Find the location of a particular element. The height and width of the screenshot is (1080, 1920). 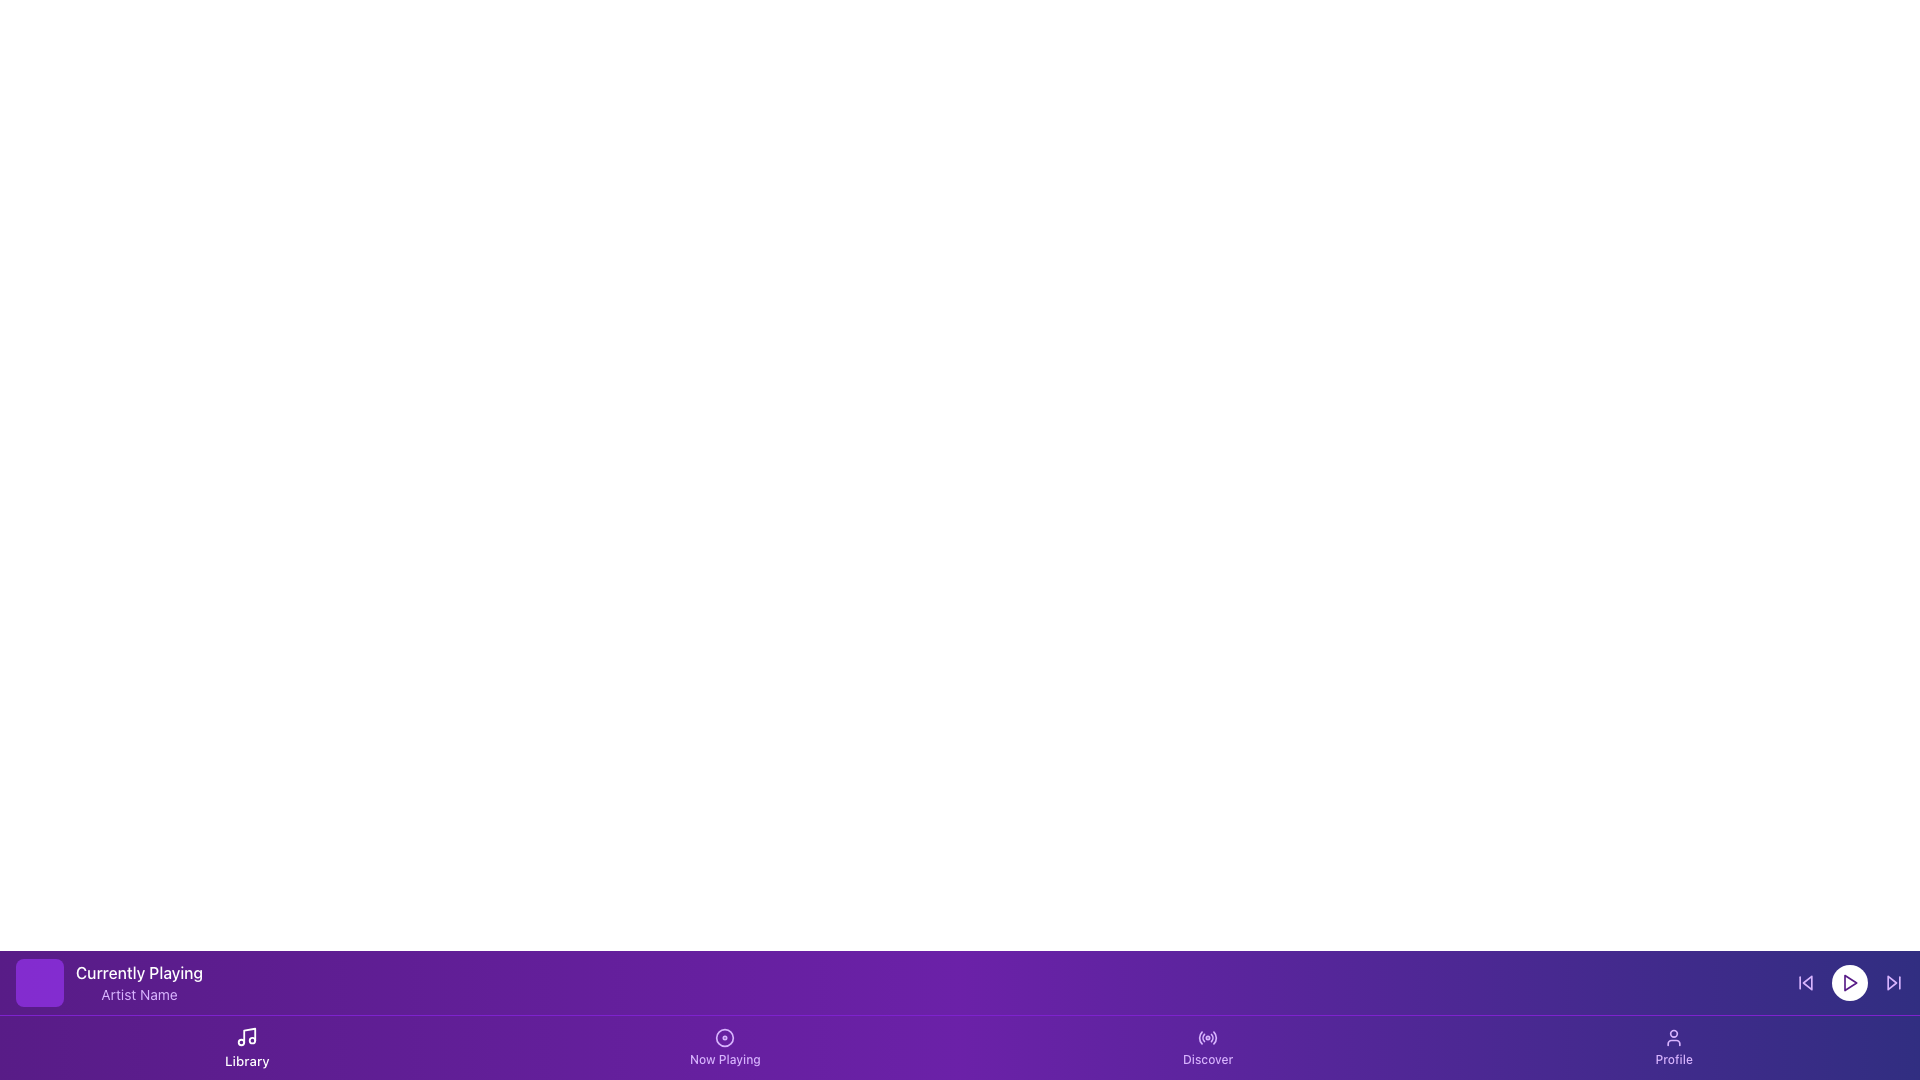

the user profile icon, which is a circular head and shoulders figure outlined in purple located in the bottom navigation bar above the 'Profile' label is located at coordinates (1674, 1036).